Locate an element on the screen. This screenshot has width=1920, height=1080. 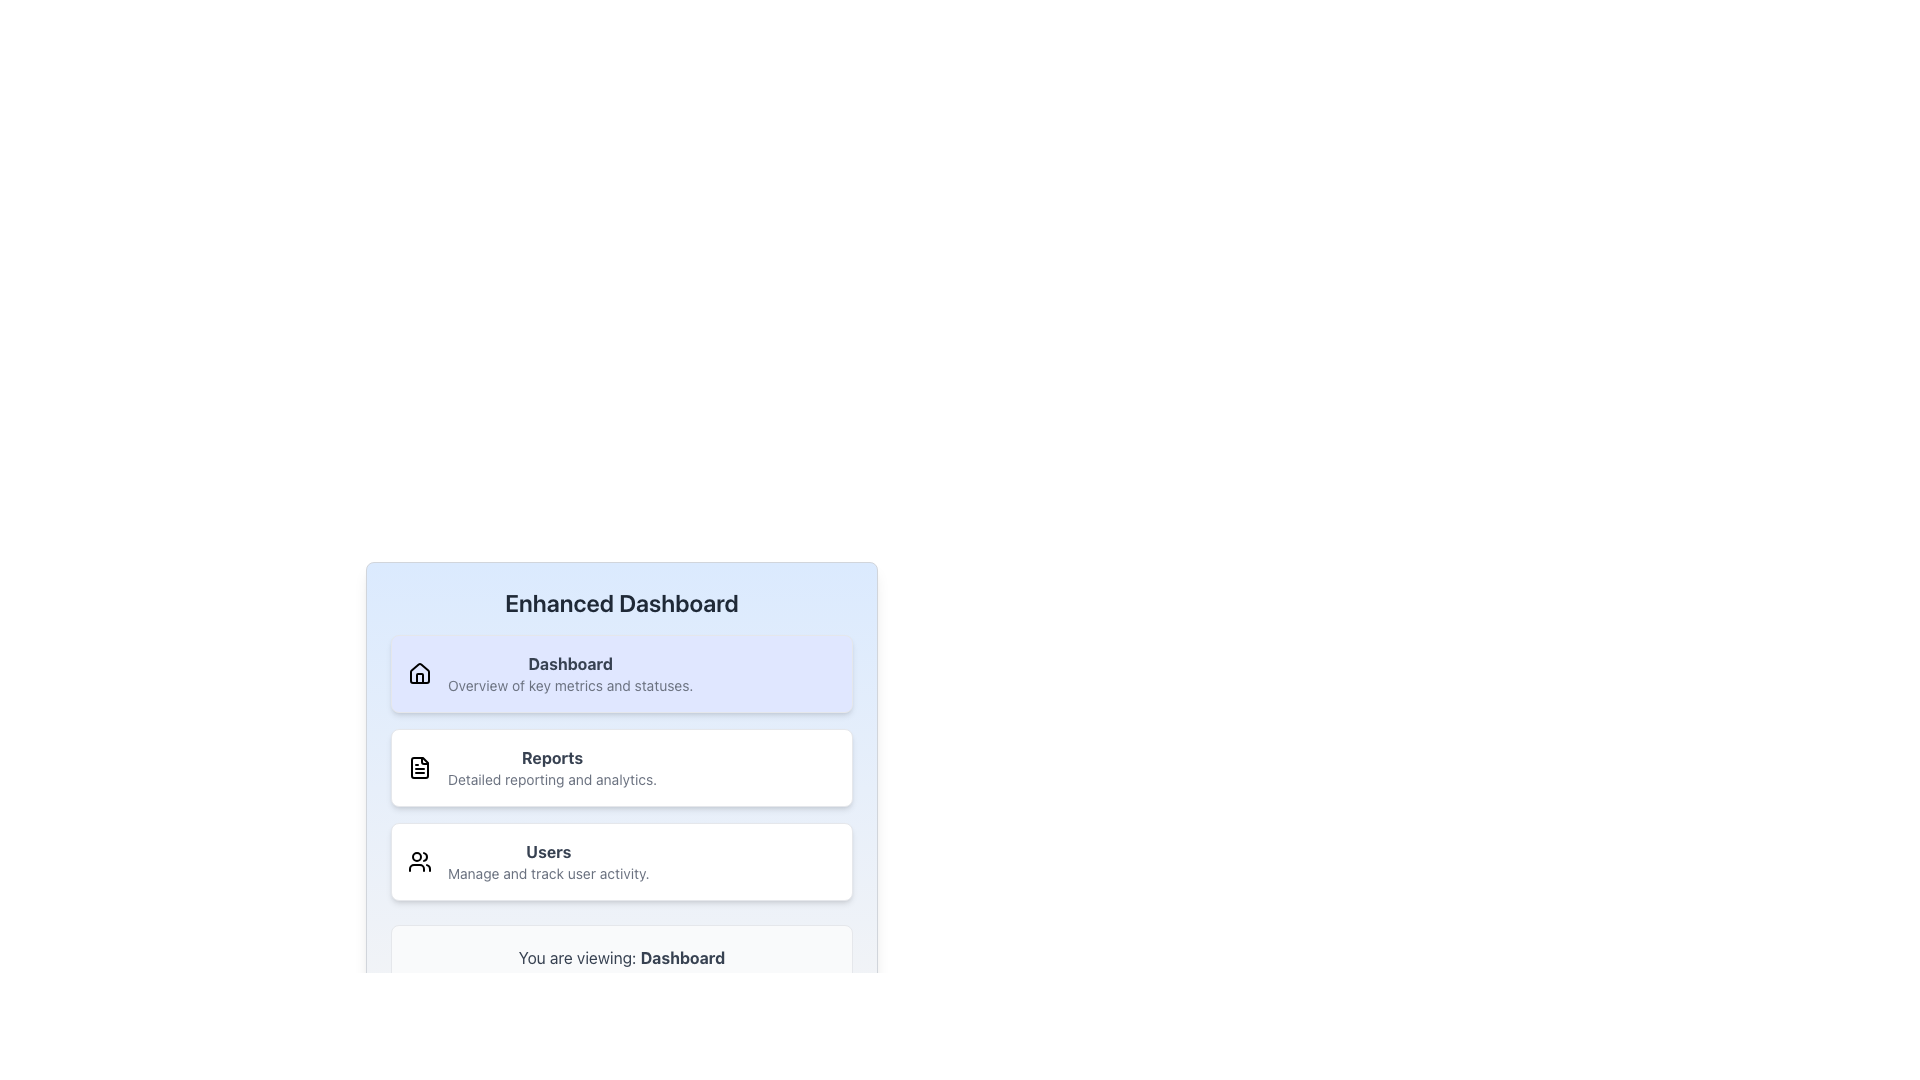
the bold text label displaying 'Reports', which is centrally positioned in the middle card of the dashboard, indicating emphasis in the section about reports is located at coordinates (552, 758).